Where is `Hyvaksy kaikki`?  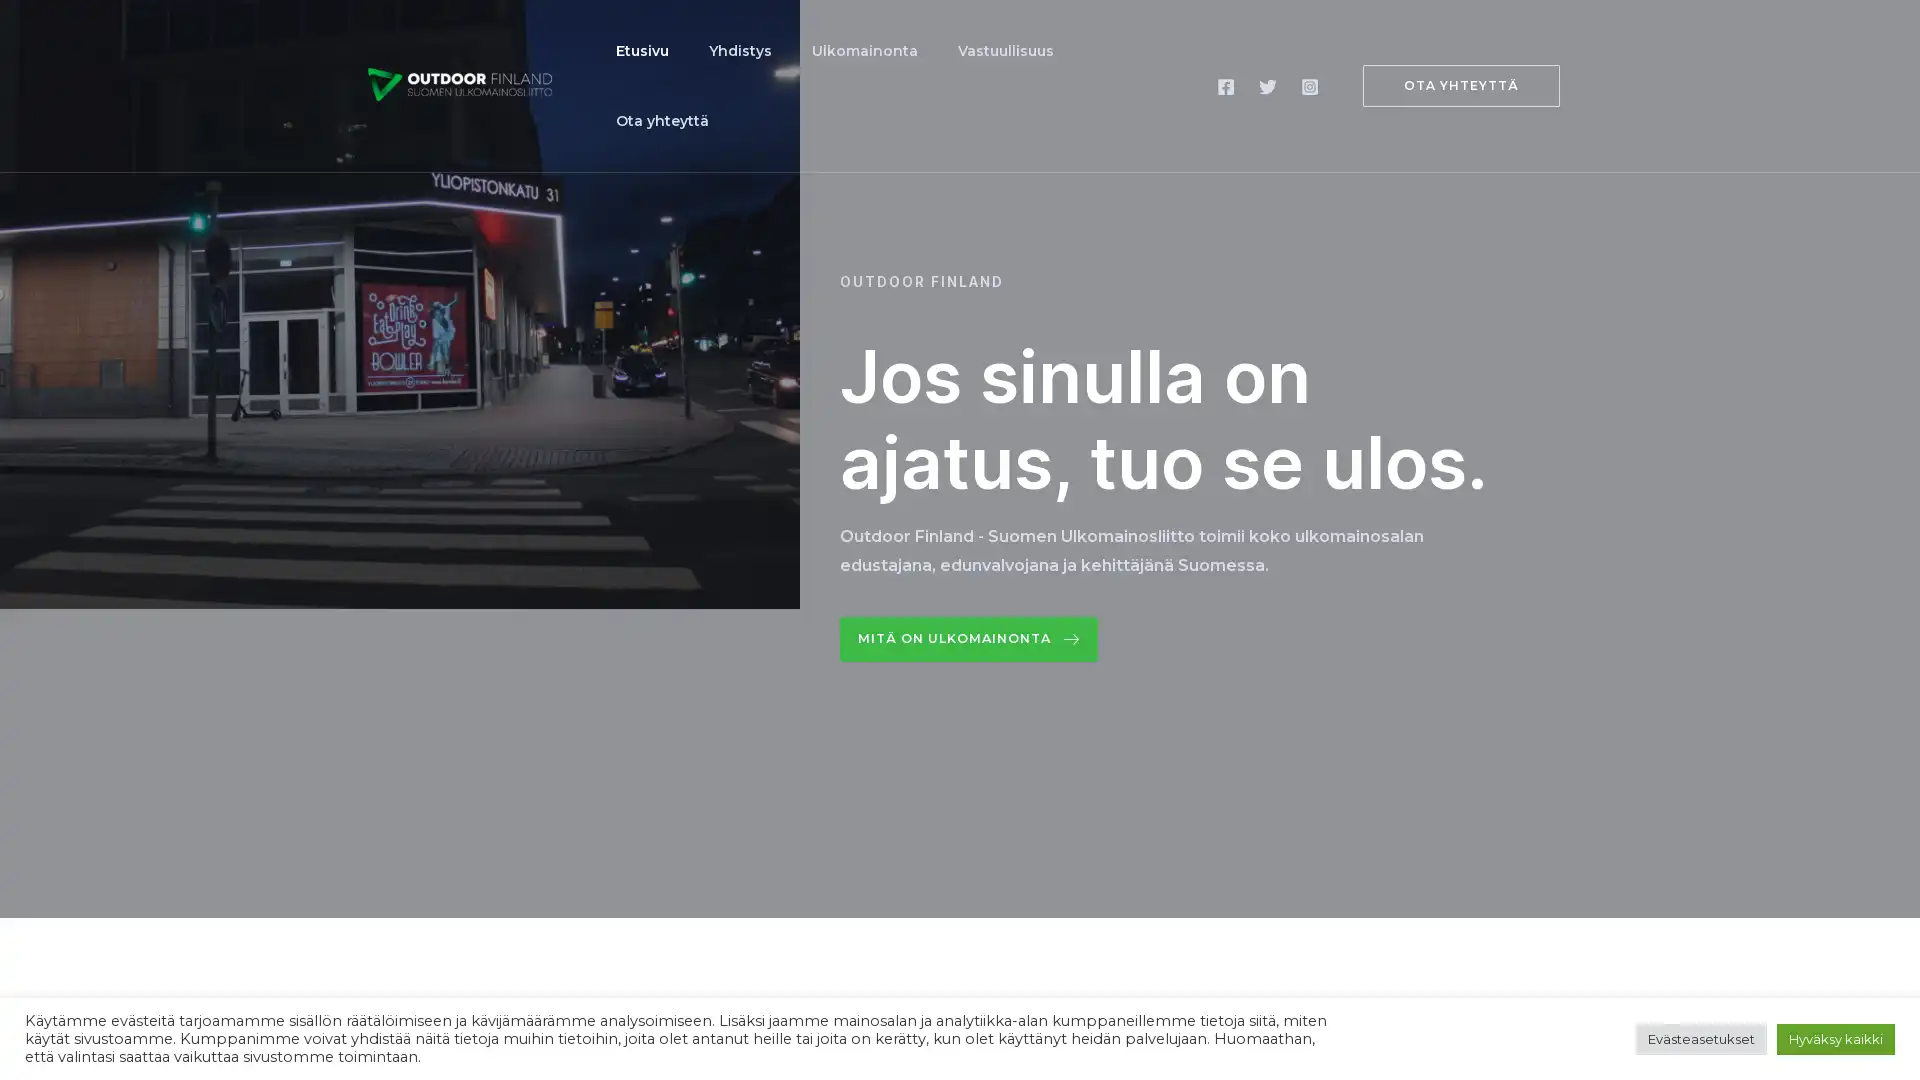 Hyvaksy kaikki is located at coordinates (1836, 1037).